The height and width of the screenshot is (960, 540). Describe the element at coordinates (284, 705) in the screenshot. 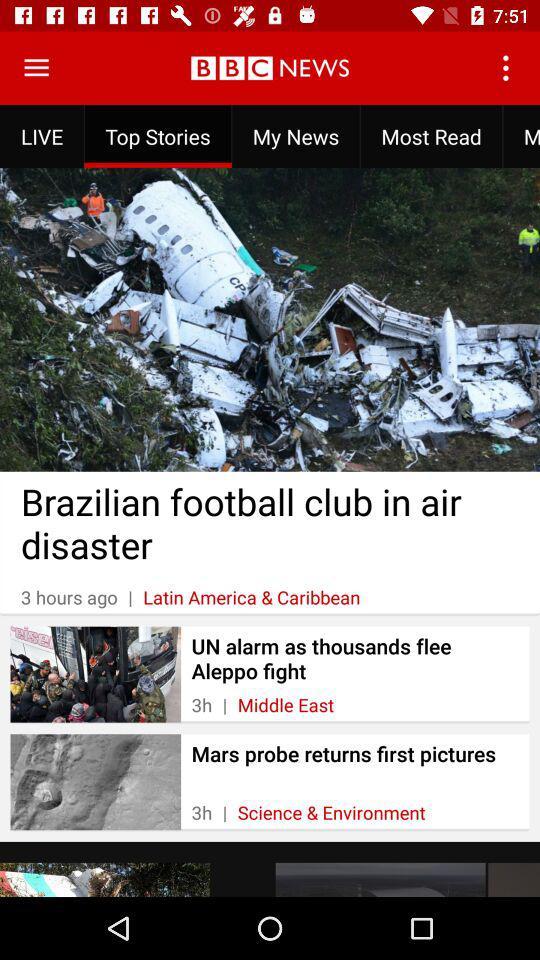

I see `the middle east` at that location.